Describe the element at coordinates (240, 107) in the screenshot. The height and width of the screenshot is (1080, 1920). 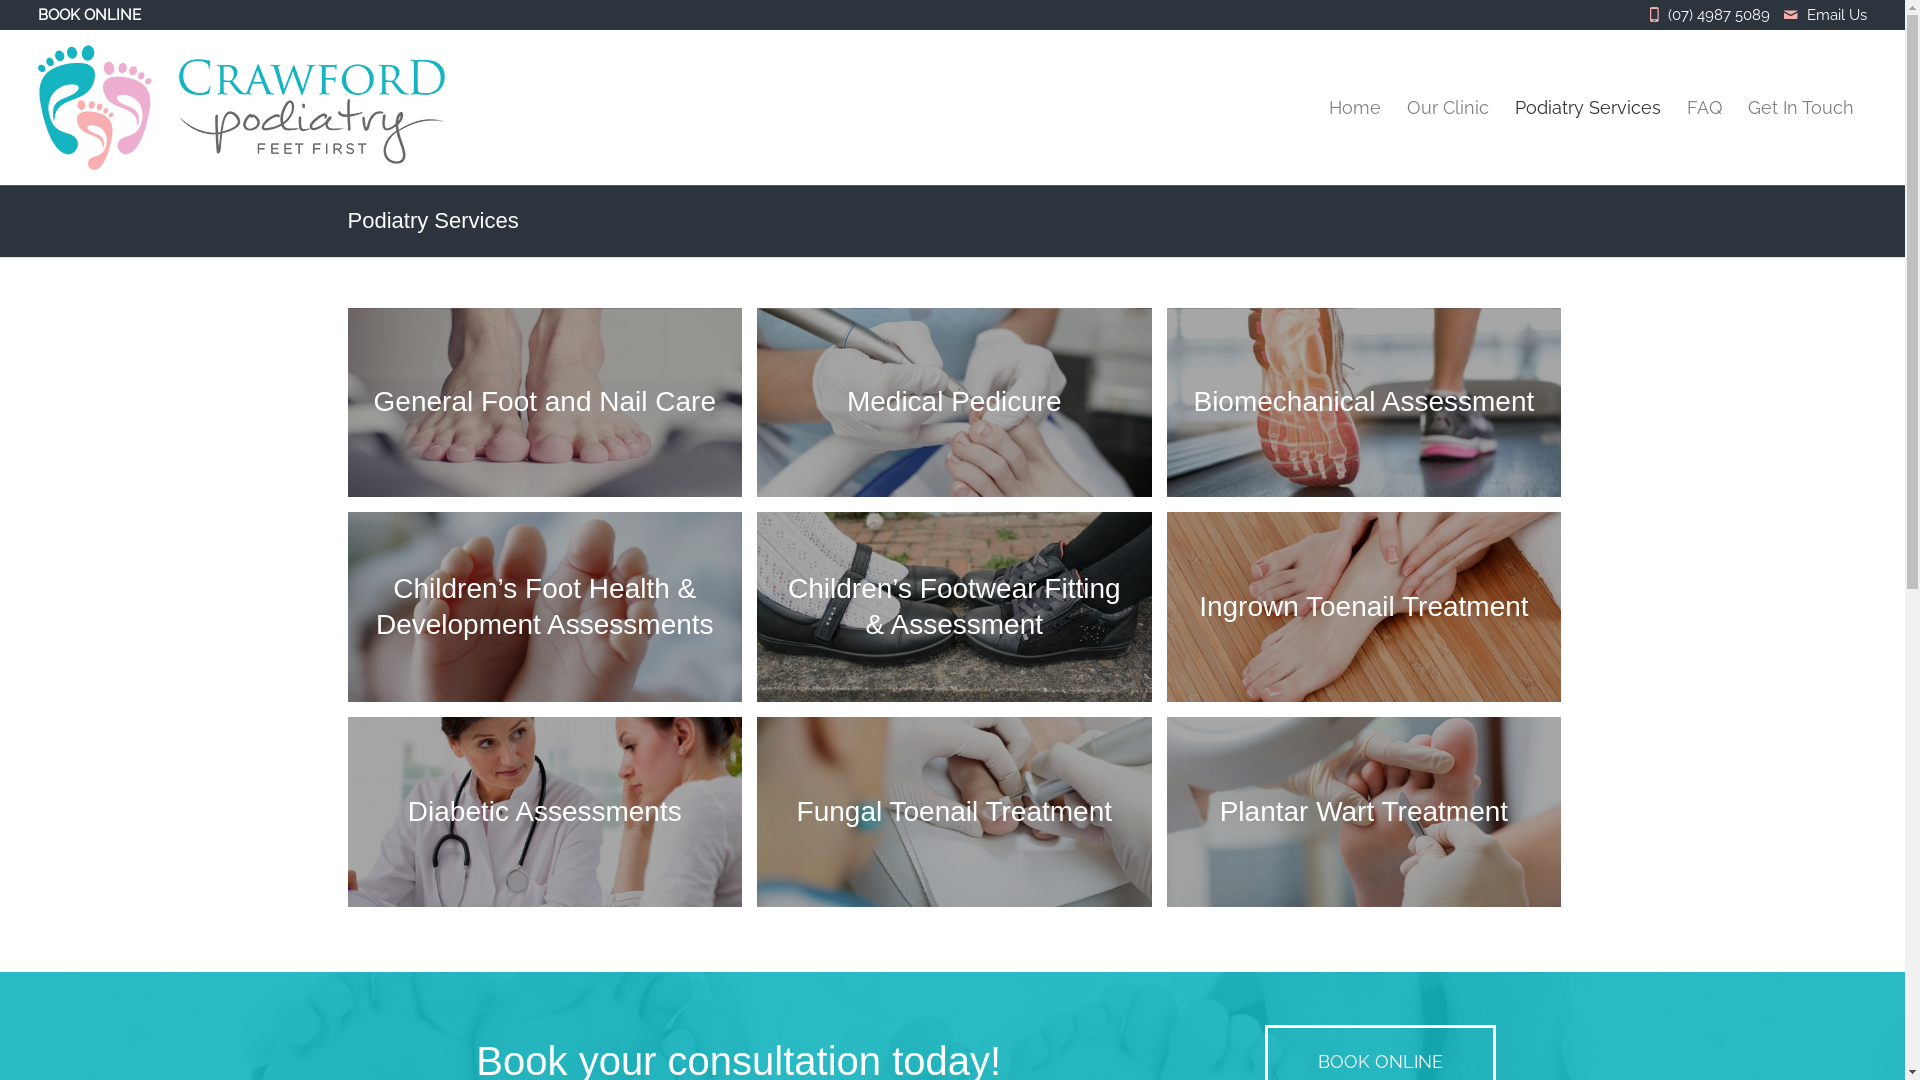
I see `'crawford-logo'` at that location.